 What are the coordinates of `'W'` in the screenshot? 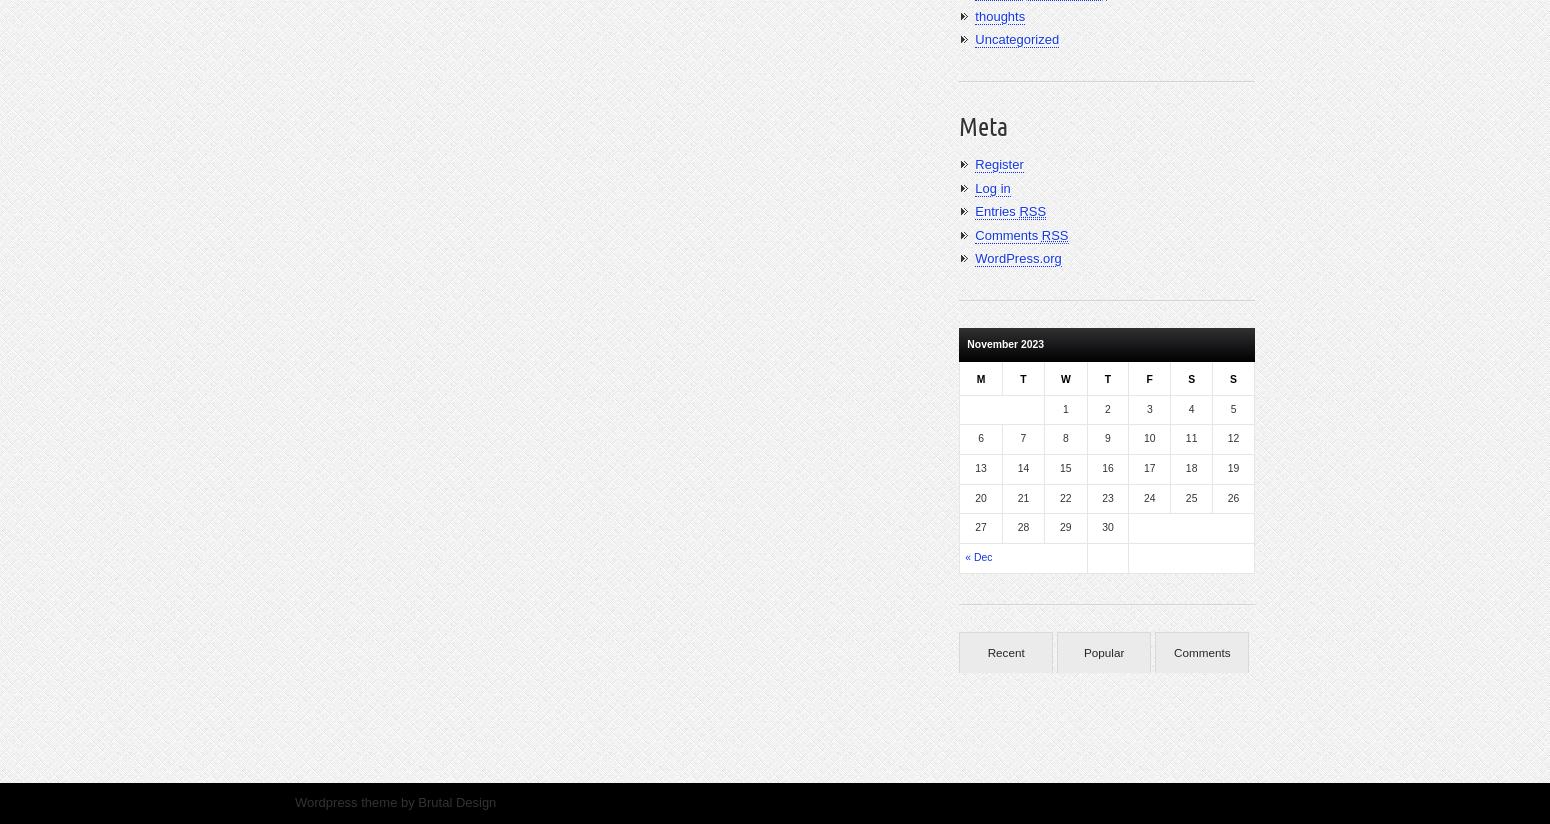 It's located at (1065, 377).